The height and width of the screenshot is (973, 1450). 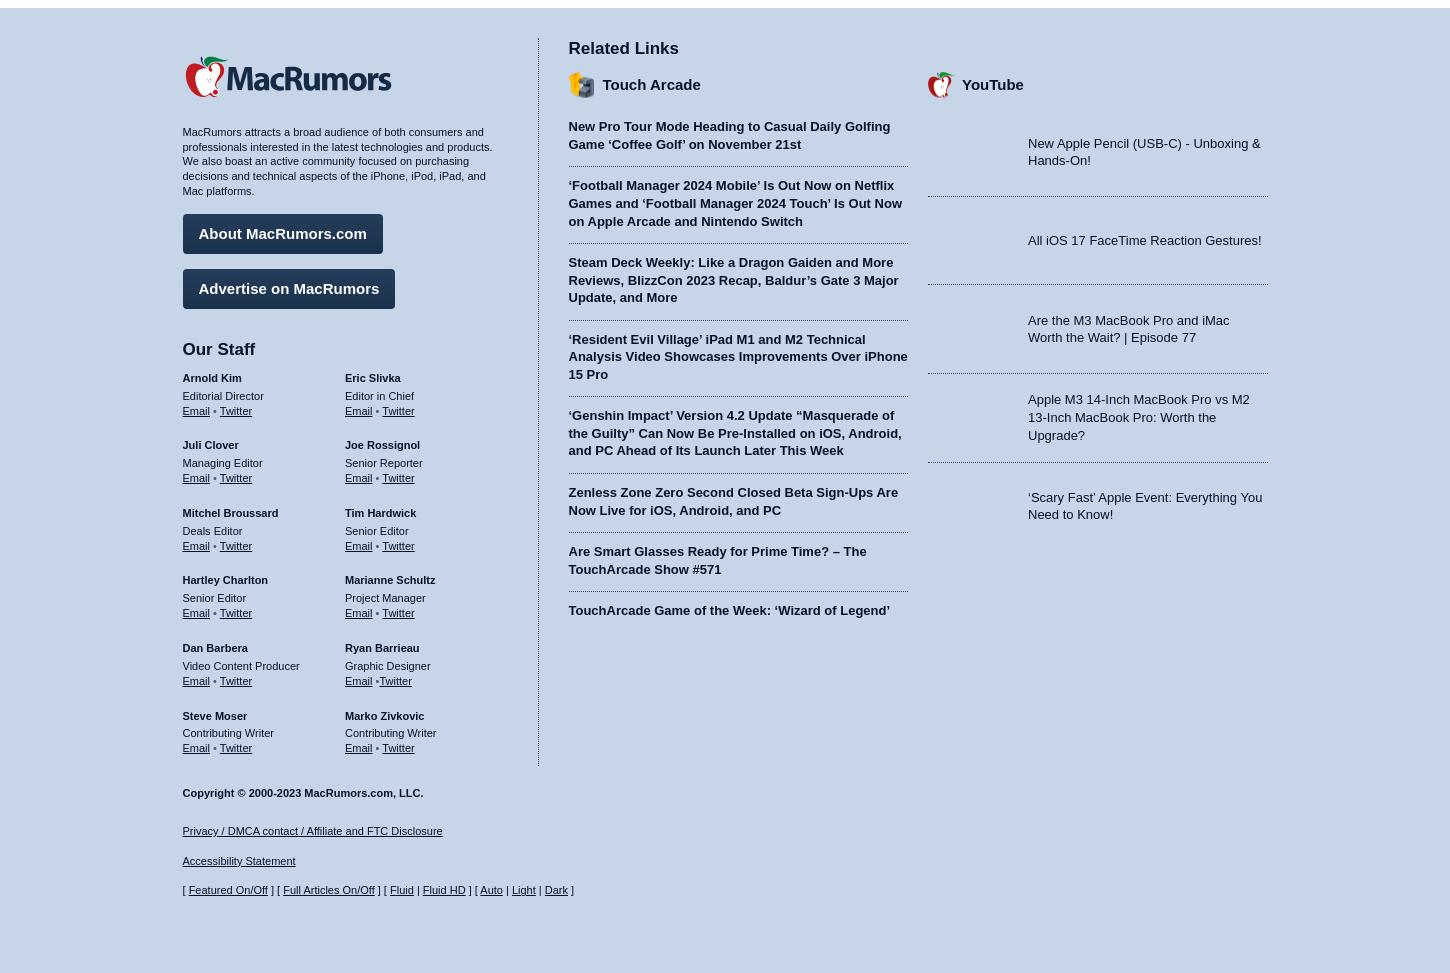 I want to click on 'Project Manager', so click(x=383, y=598).